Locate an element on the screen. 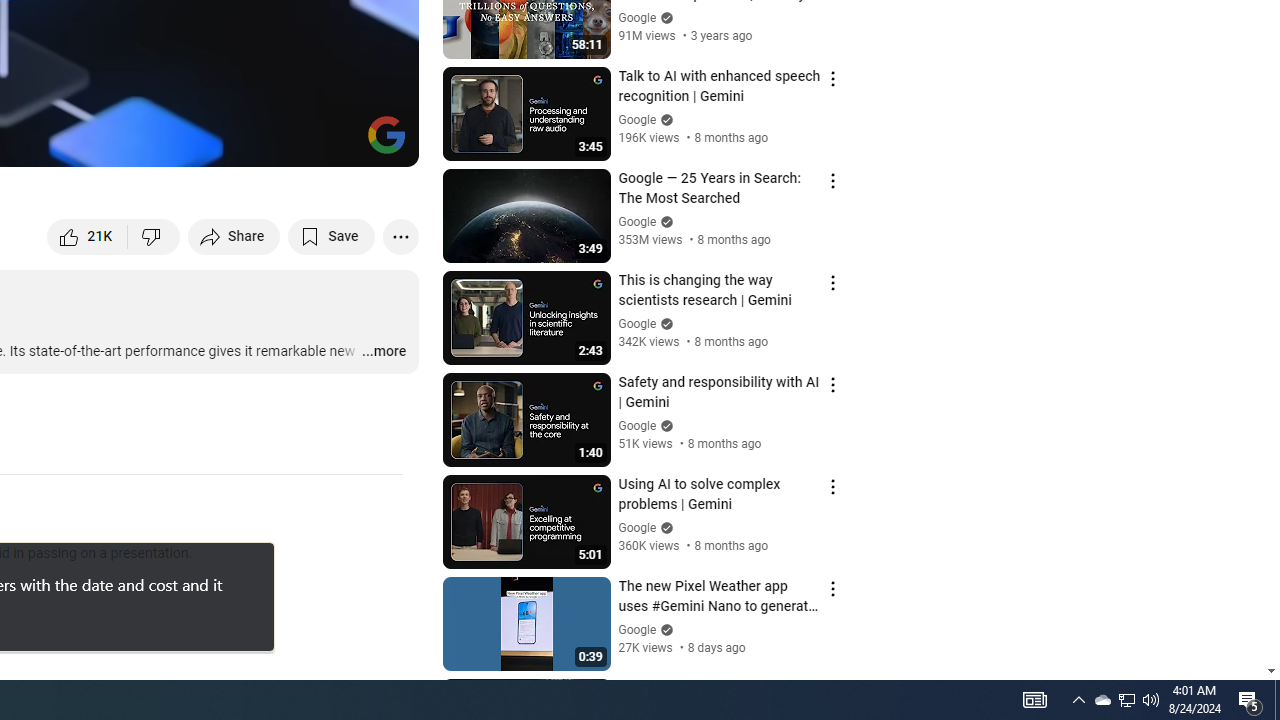 The image size is (1280, 720). 'Dislike this video' is located at coordinates (153, 235).